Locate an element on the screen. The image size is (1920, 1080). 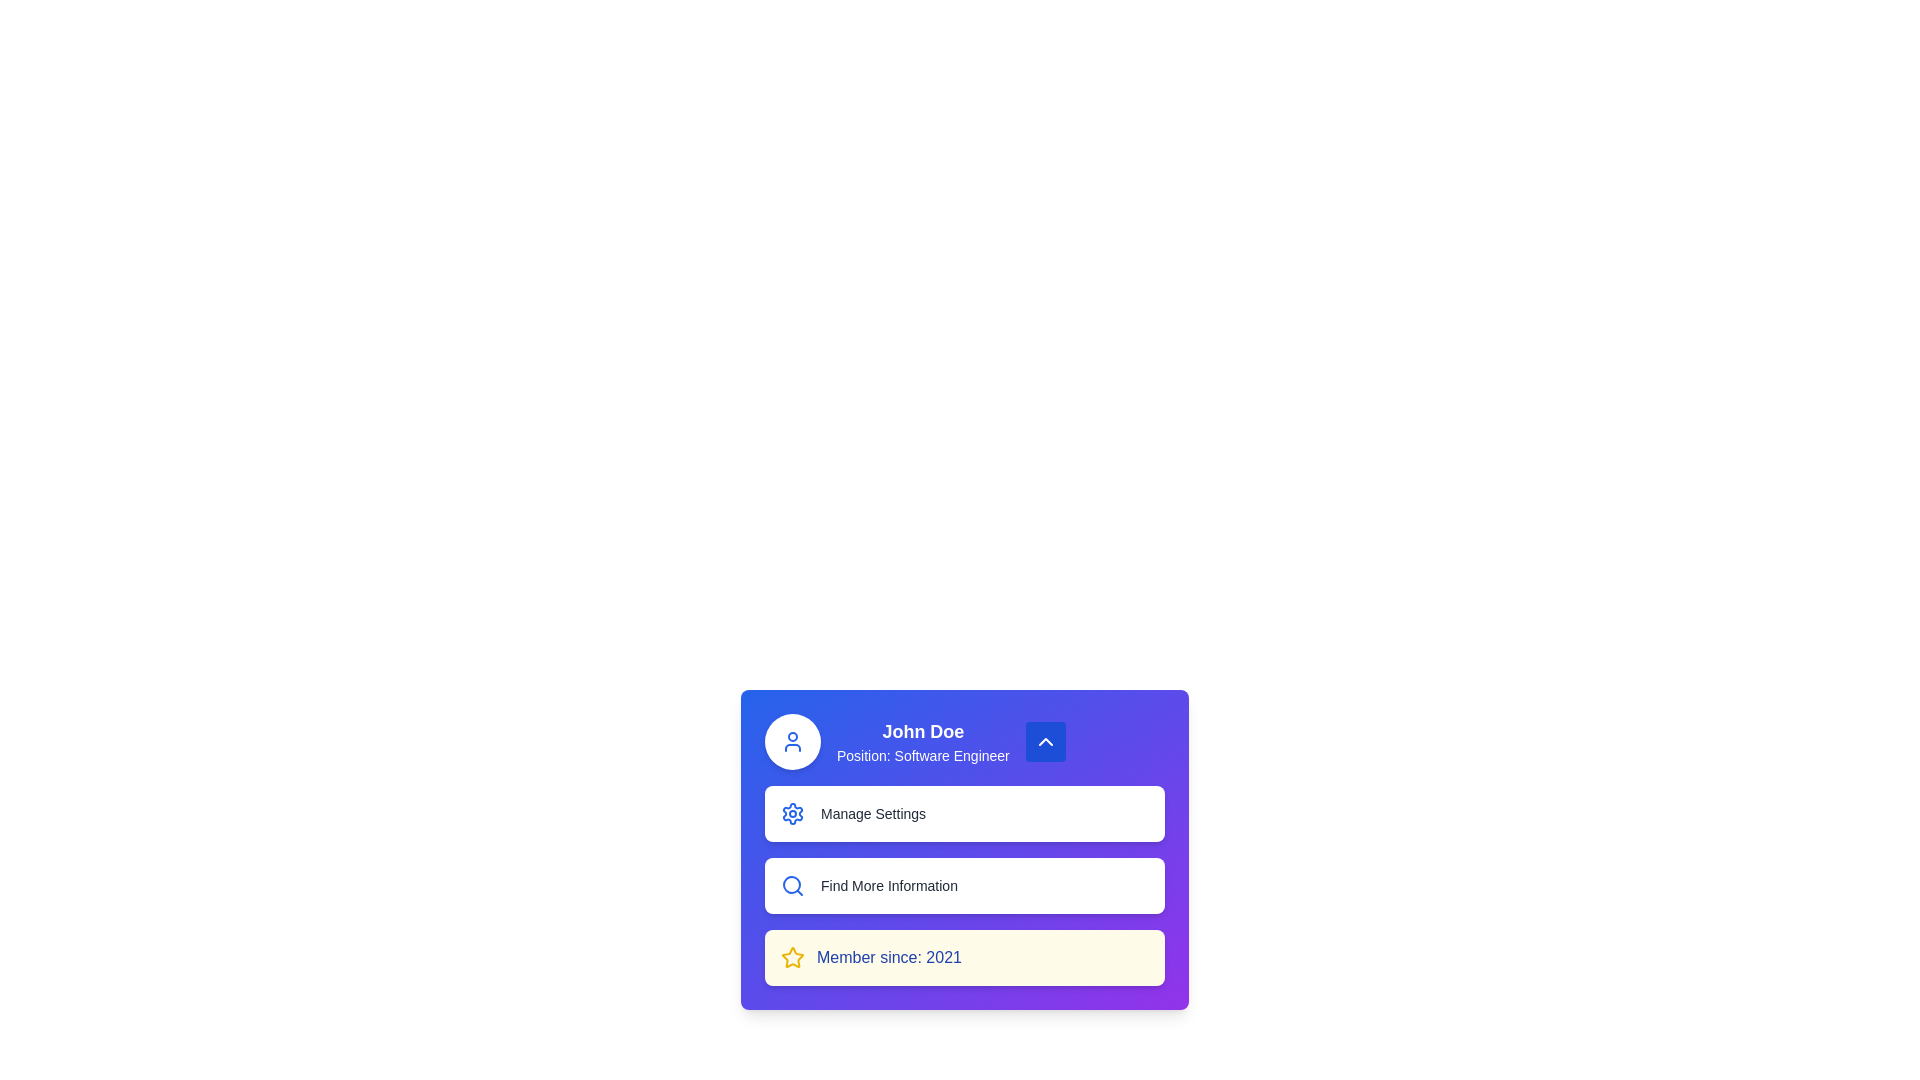
the small chevron-up icon with a blue background and white upward-pointing arrow is located at coordinates (1044, 741).